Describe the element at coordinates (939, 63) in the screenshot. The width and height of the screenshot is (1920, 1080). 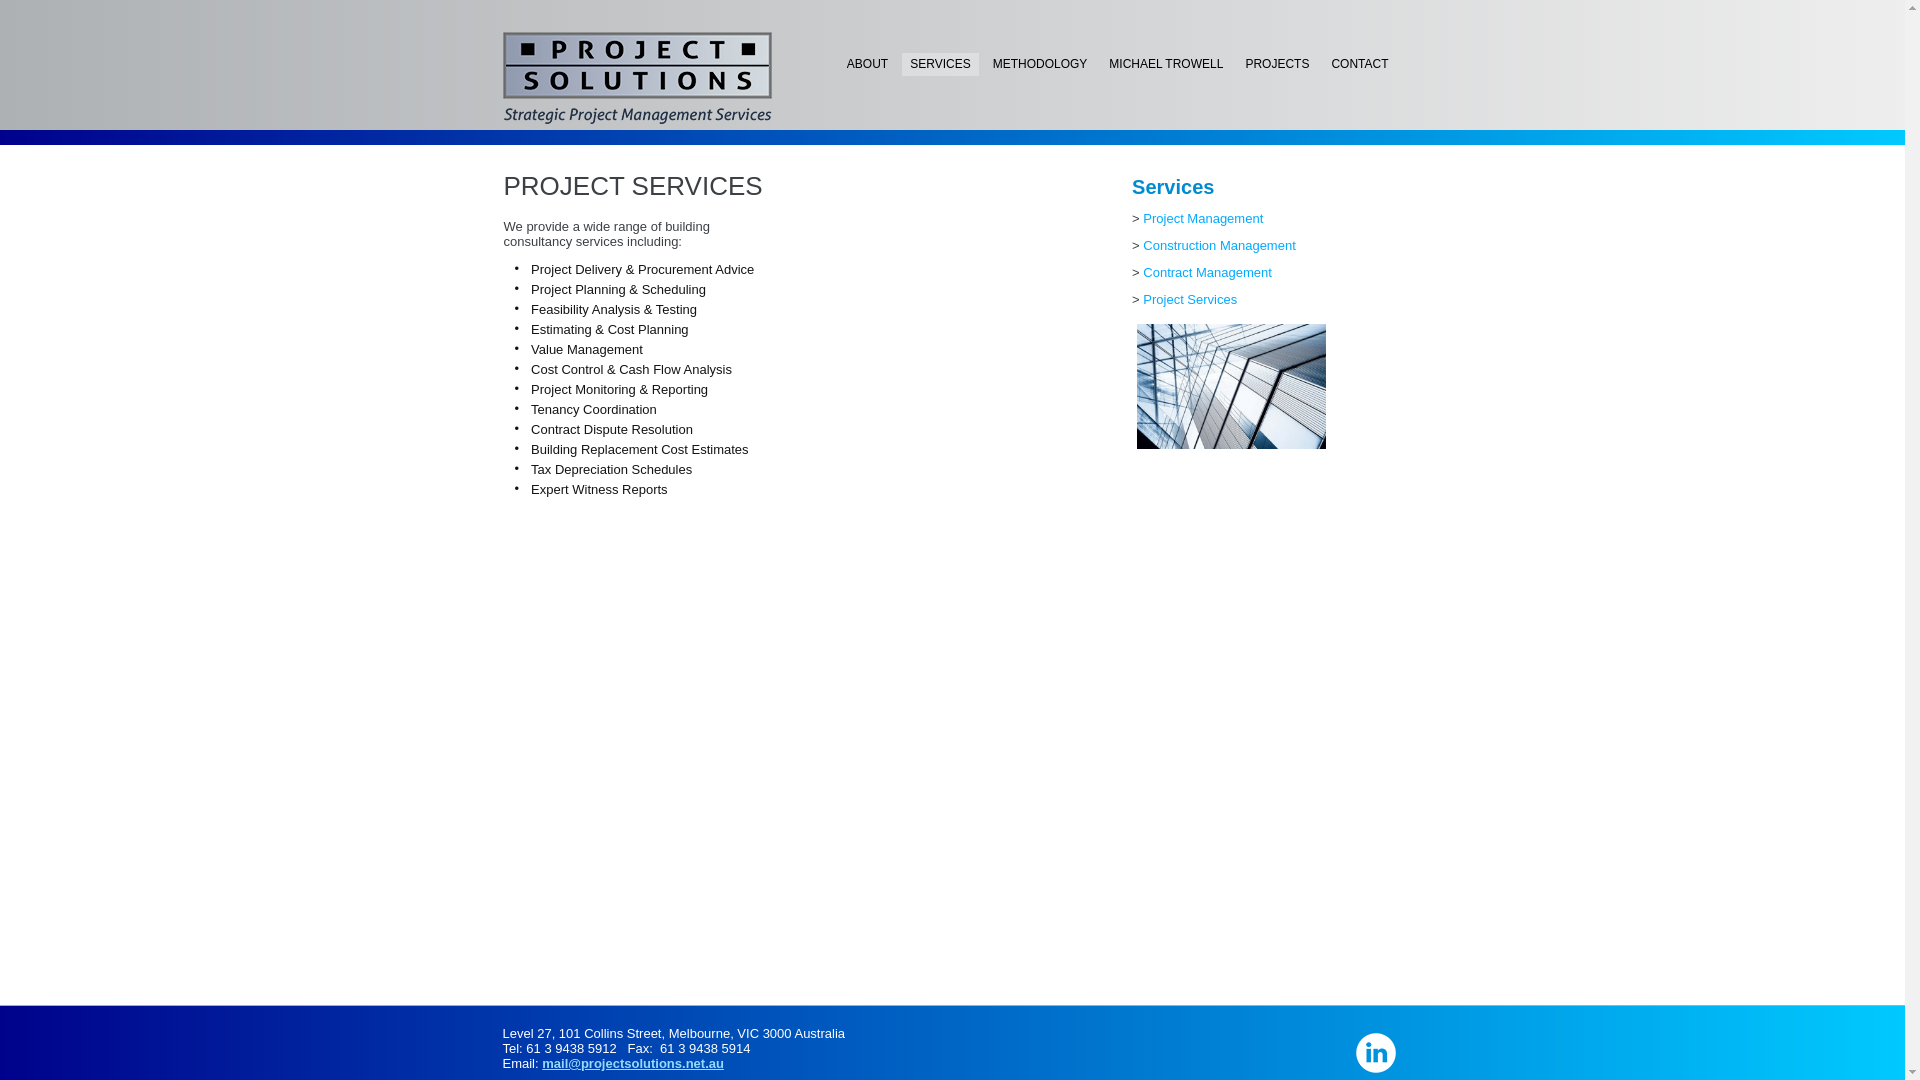
I see `'SERVICES'` at that location.